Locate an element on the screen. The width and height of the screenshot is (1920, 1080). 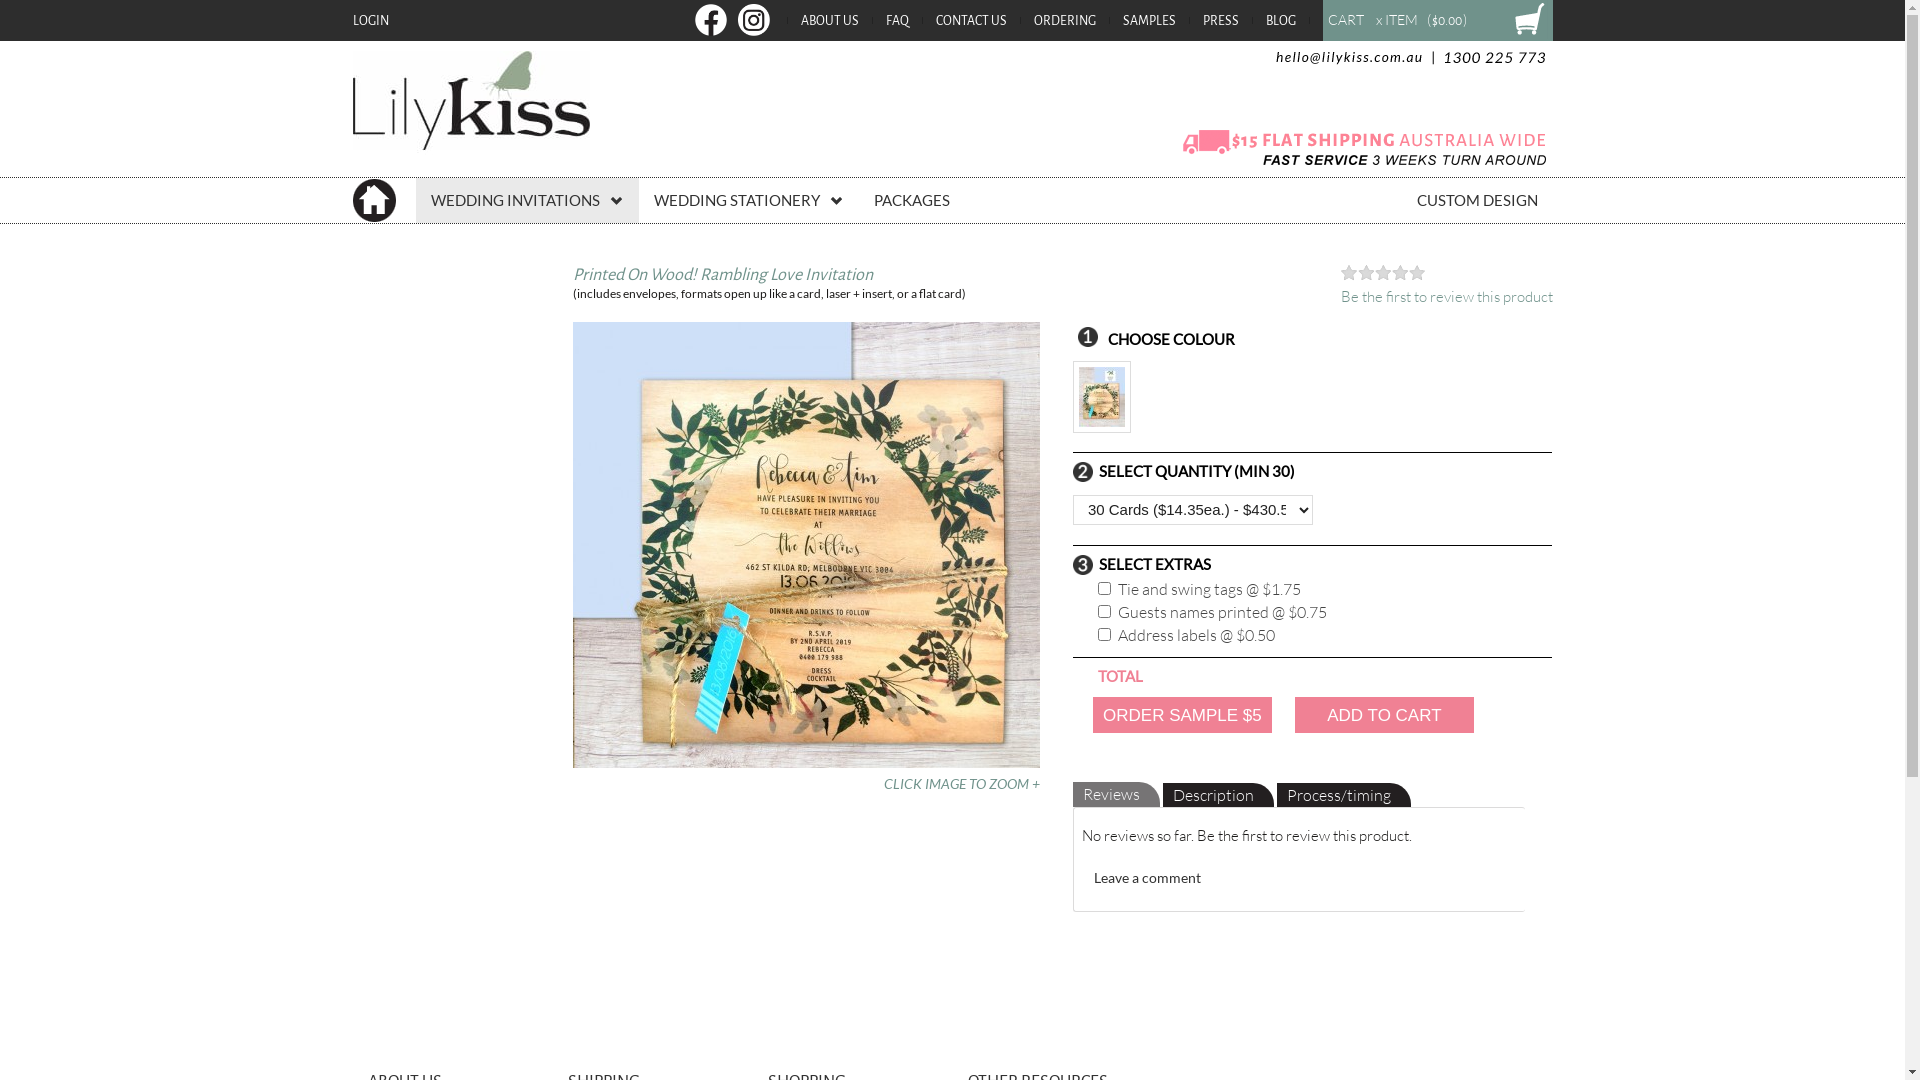
'LOGIN' is located at coordinates (369, 20).